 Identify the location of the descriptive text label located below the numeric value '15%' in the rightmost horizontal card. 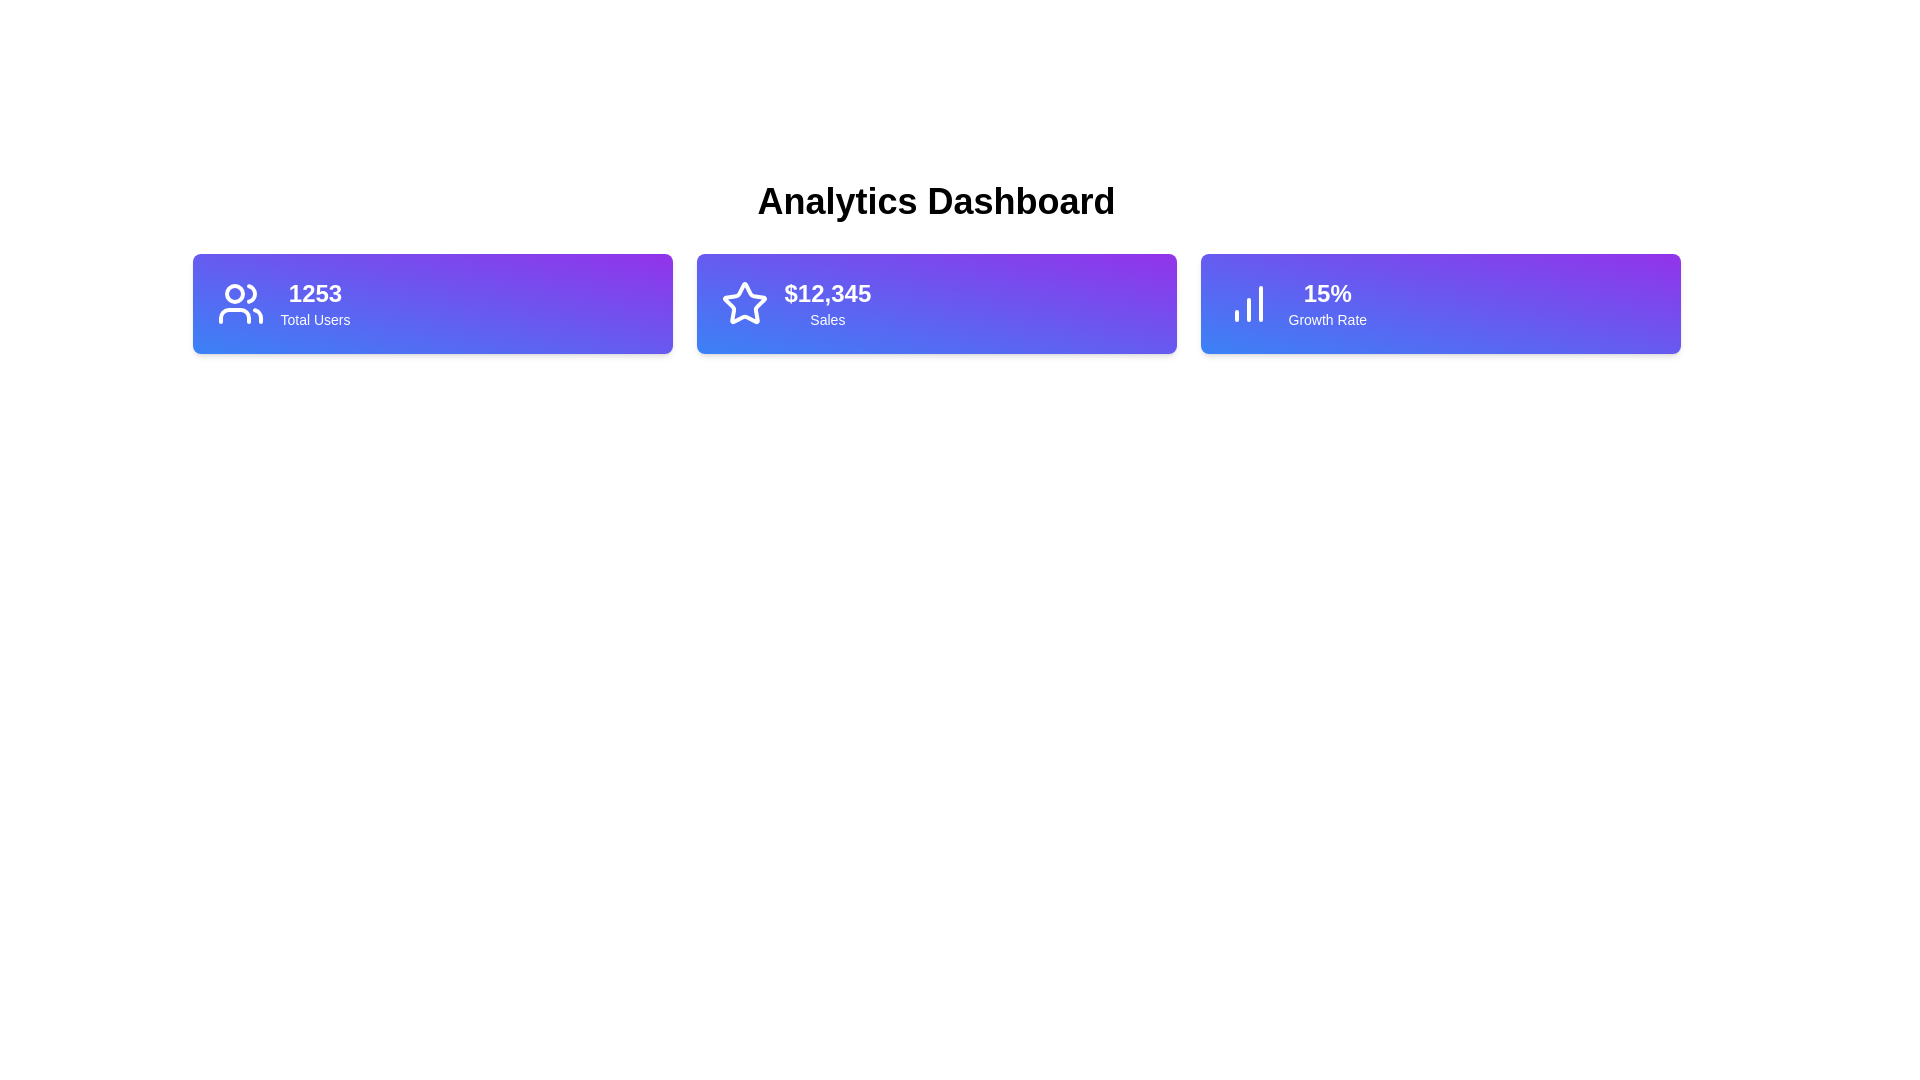
(1327, 319).